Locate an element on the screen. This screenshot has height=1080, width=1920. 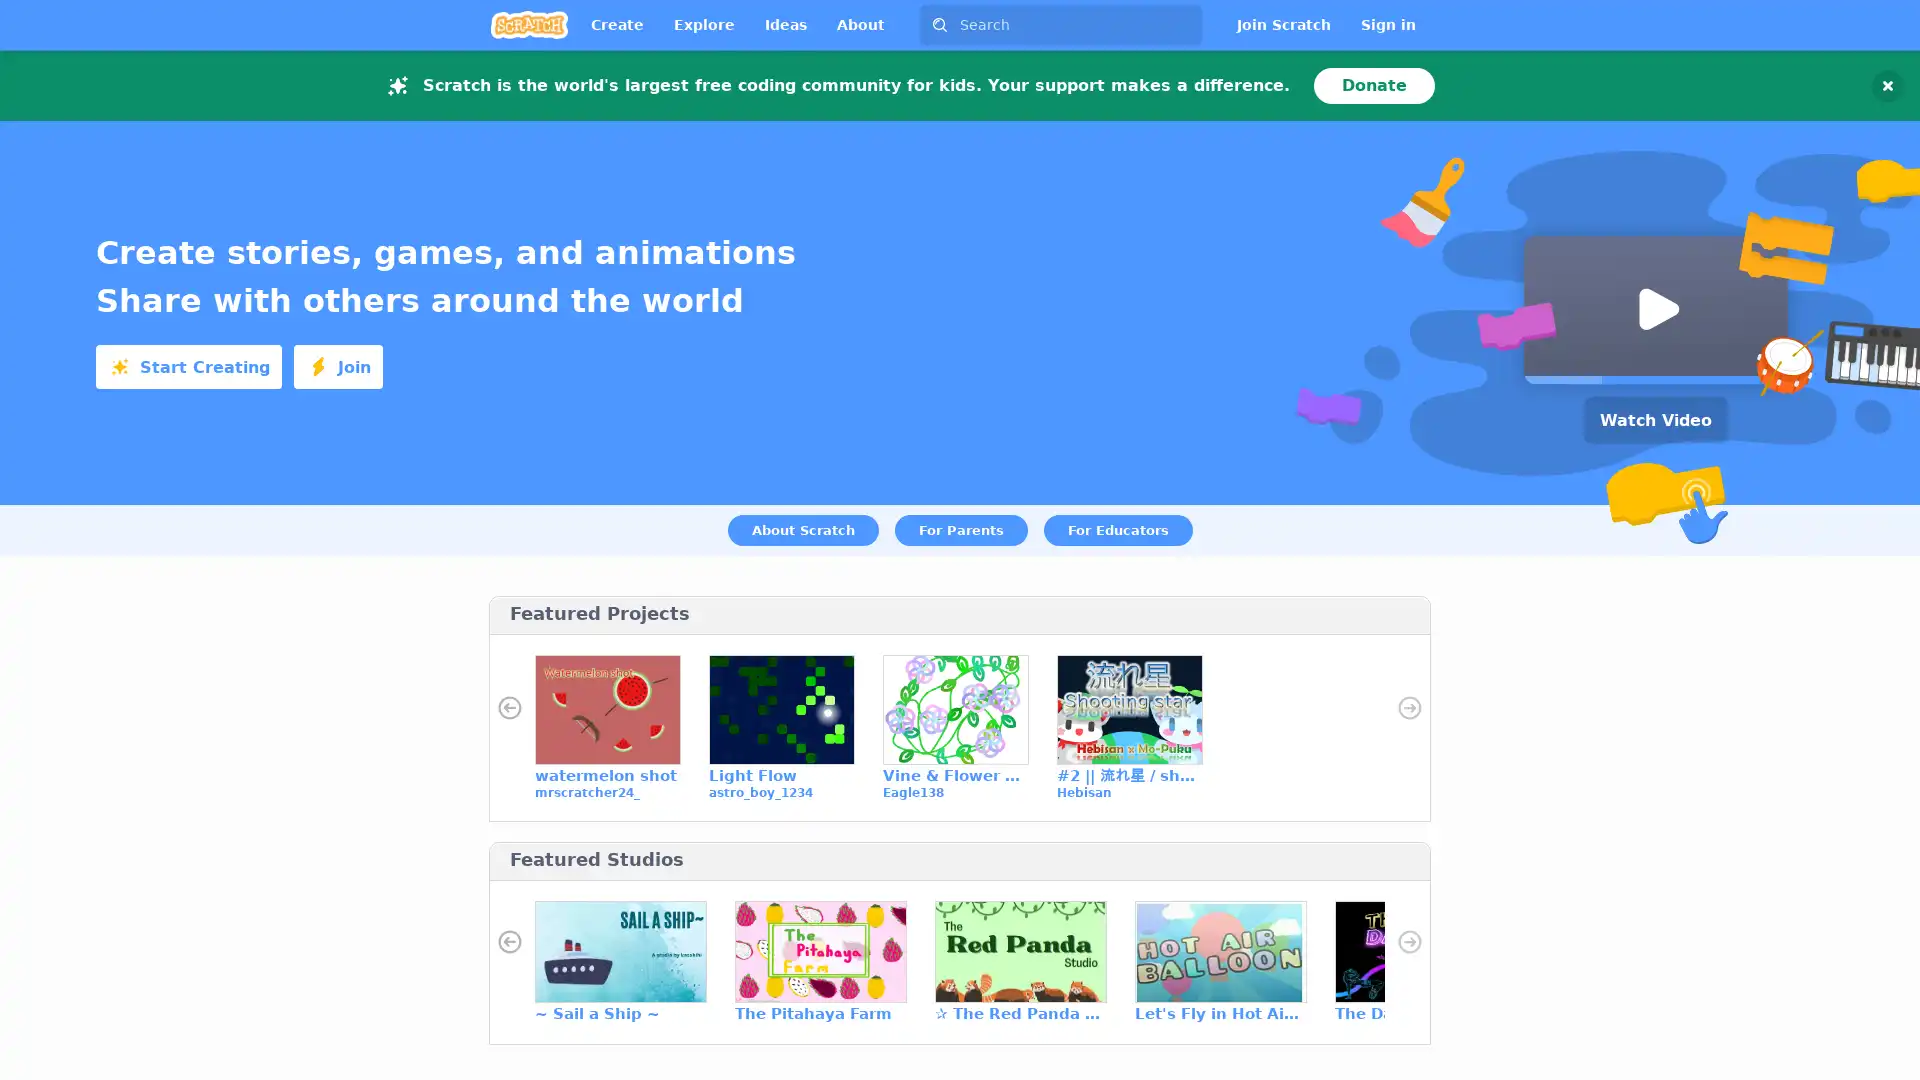
Next is located at coordinates (1409, 707).